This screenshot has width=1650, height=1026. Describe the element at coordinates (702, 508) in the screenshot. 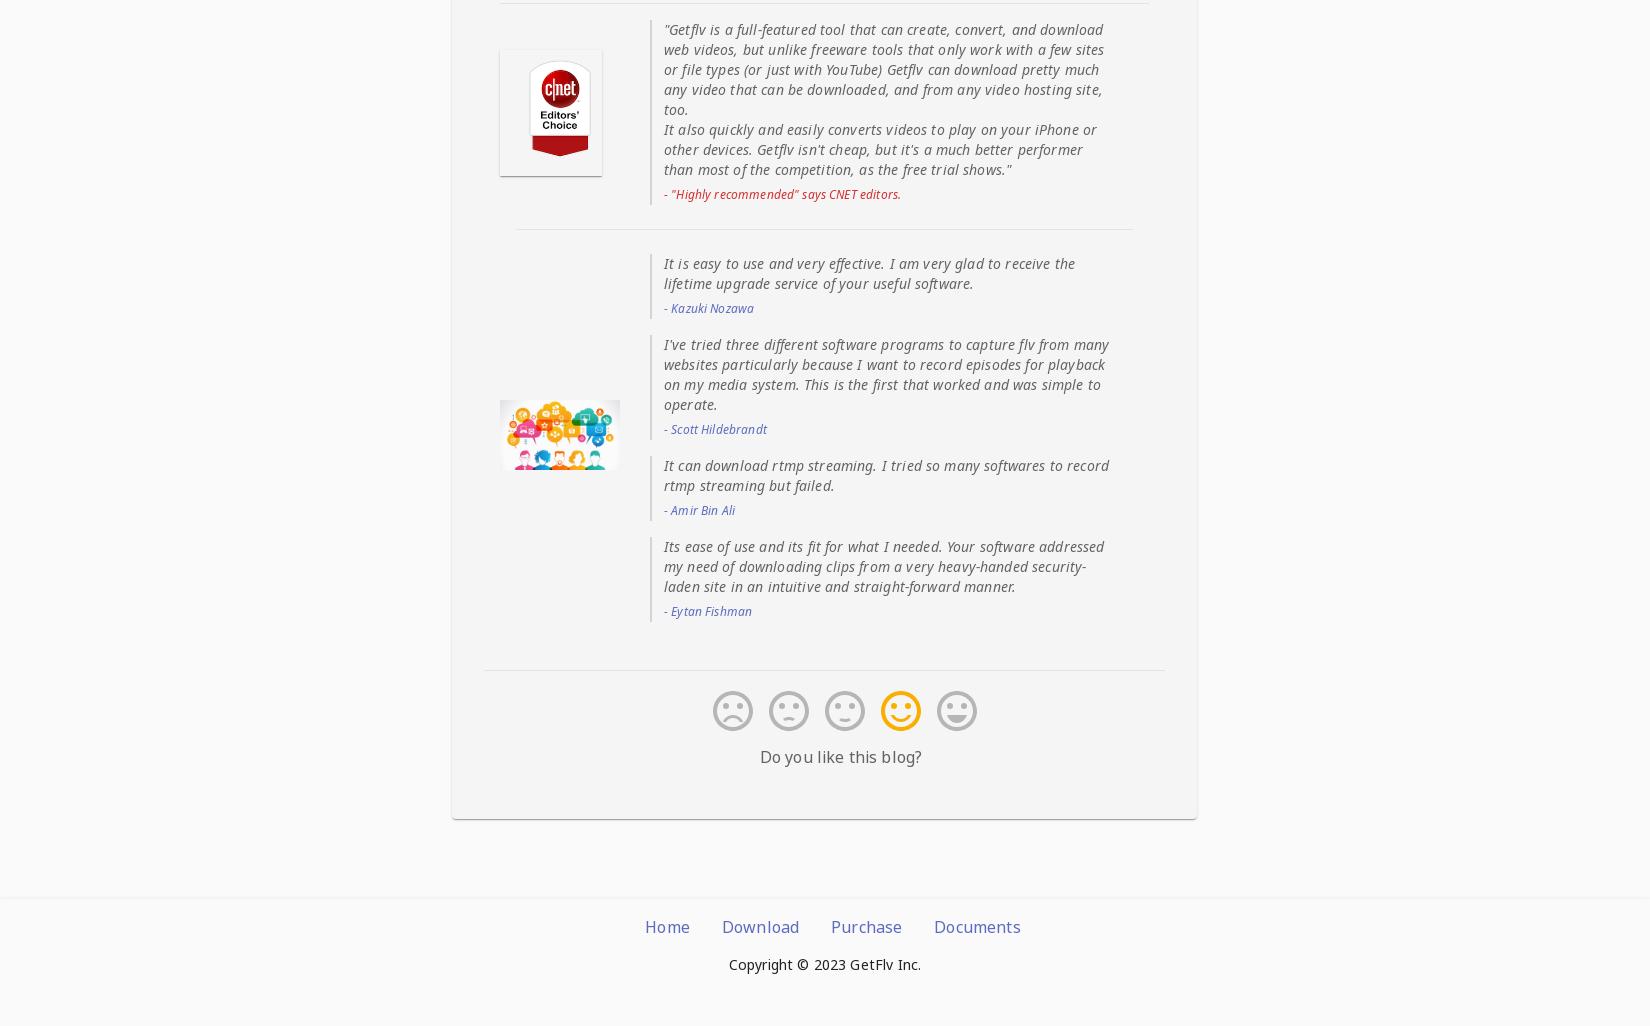

I see `'Amir Bin Ali'` at that location.